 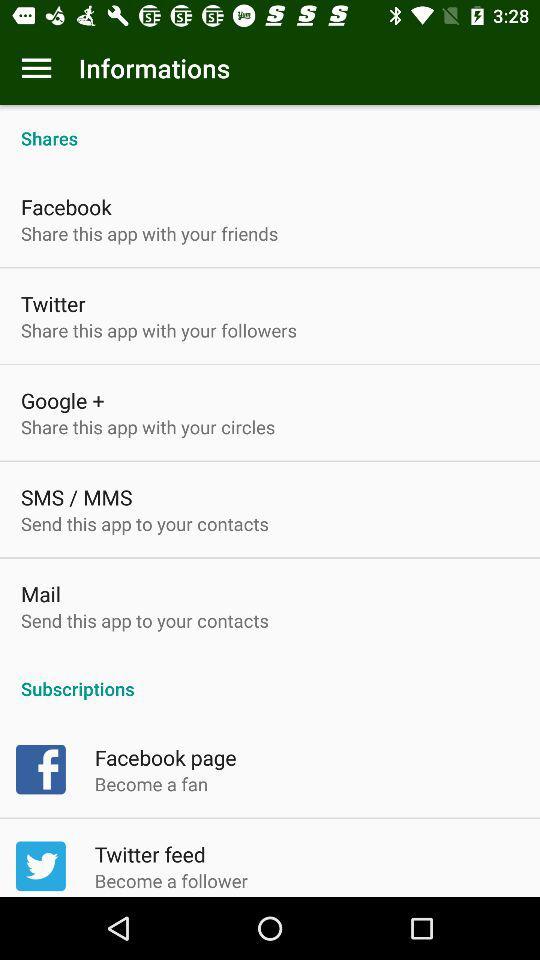 I want to click on the item next to informations app, so click(x=36, y=68).